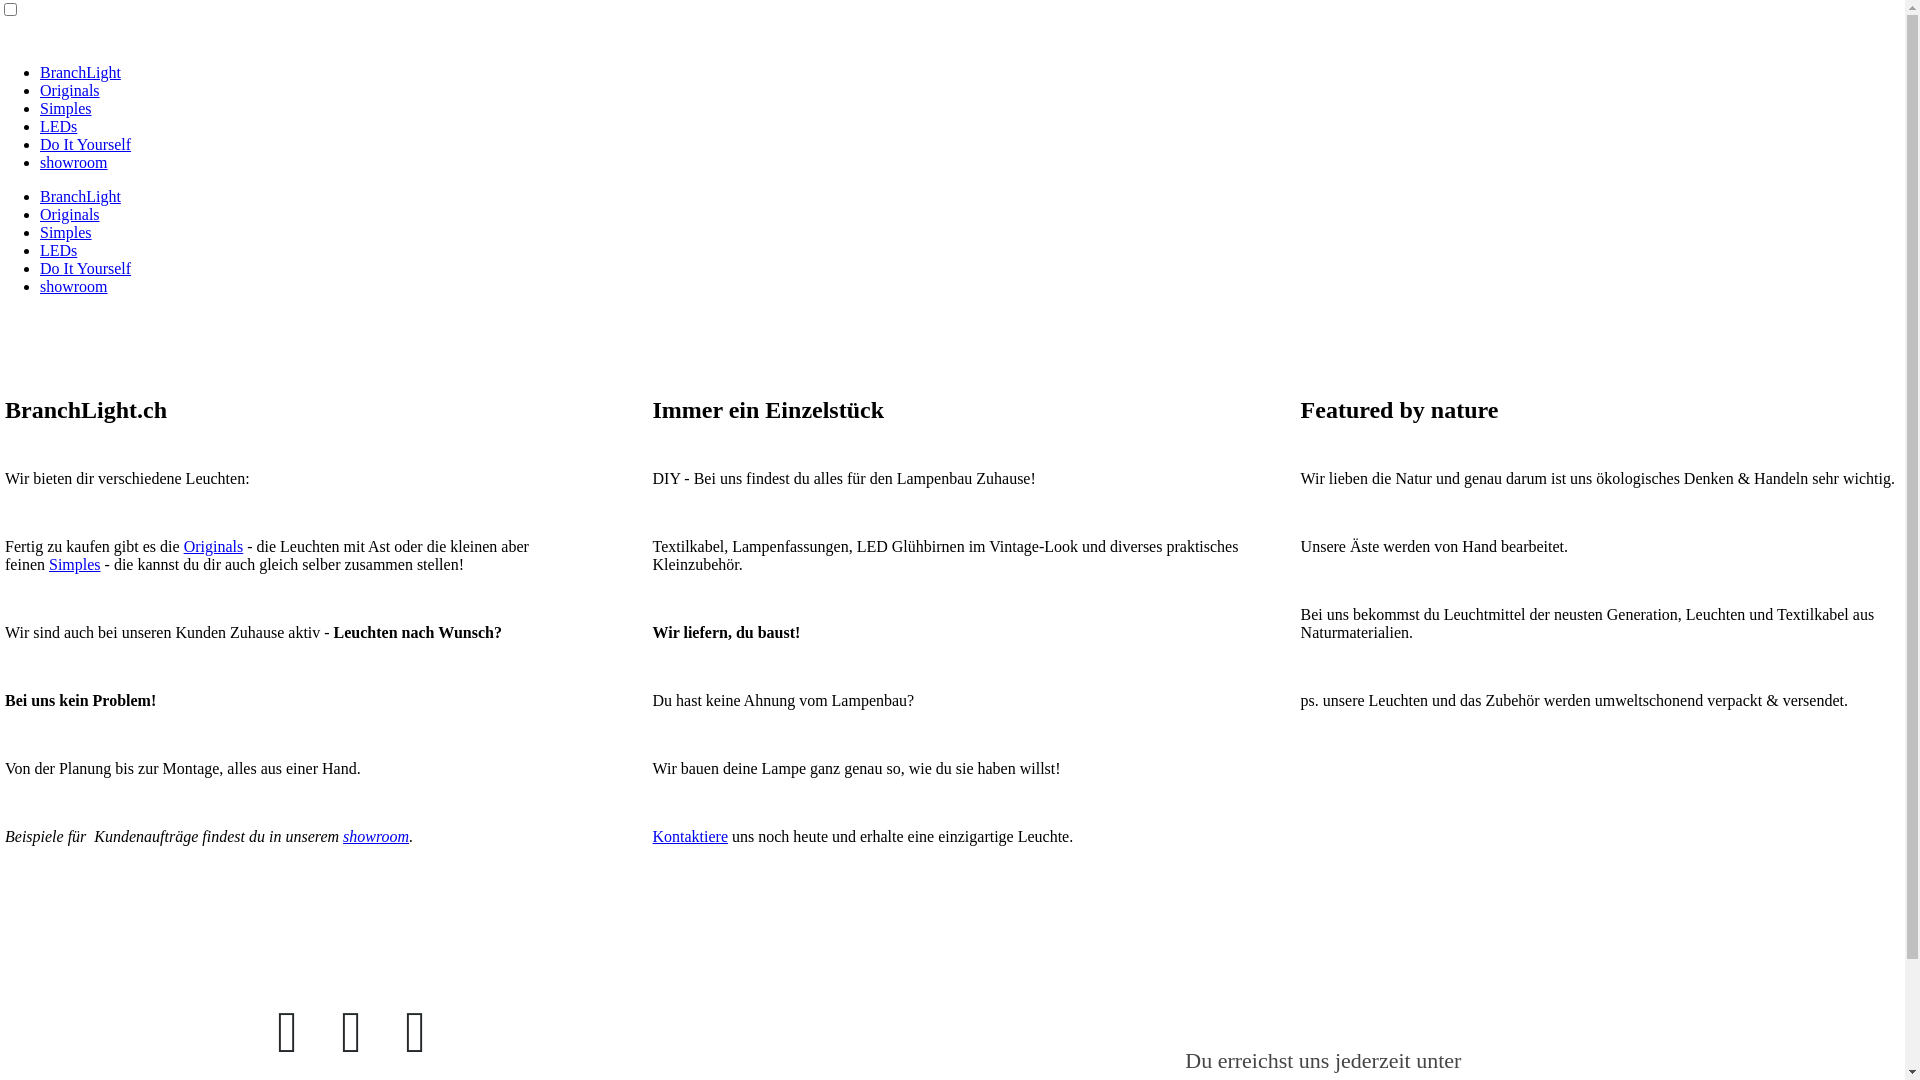  Describe the element at coordinates (690, 836) in the screenshot. I see `'Kontaktiere'` at that location.